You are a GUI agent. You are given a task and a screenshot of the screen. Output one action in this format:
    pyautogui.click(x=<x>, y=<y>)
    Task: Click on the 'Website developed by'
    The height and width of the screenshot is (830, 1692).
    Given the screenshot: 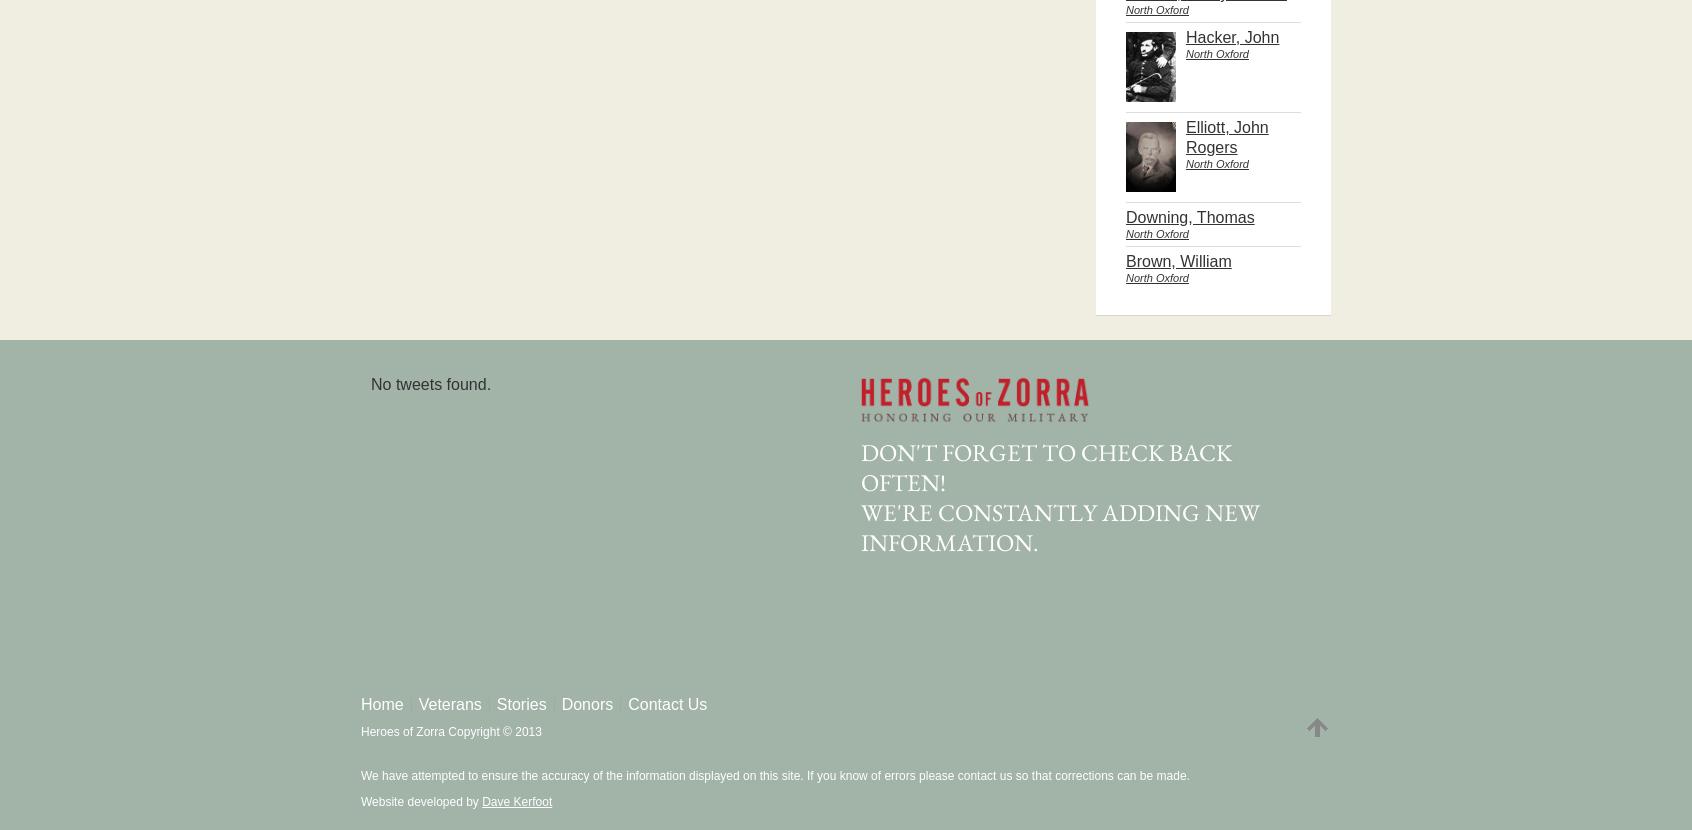 What is the action you would take?
    pyautogui.click(x=421, y=801)
    